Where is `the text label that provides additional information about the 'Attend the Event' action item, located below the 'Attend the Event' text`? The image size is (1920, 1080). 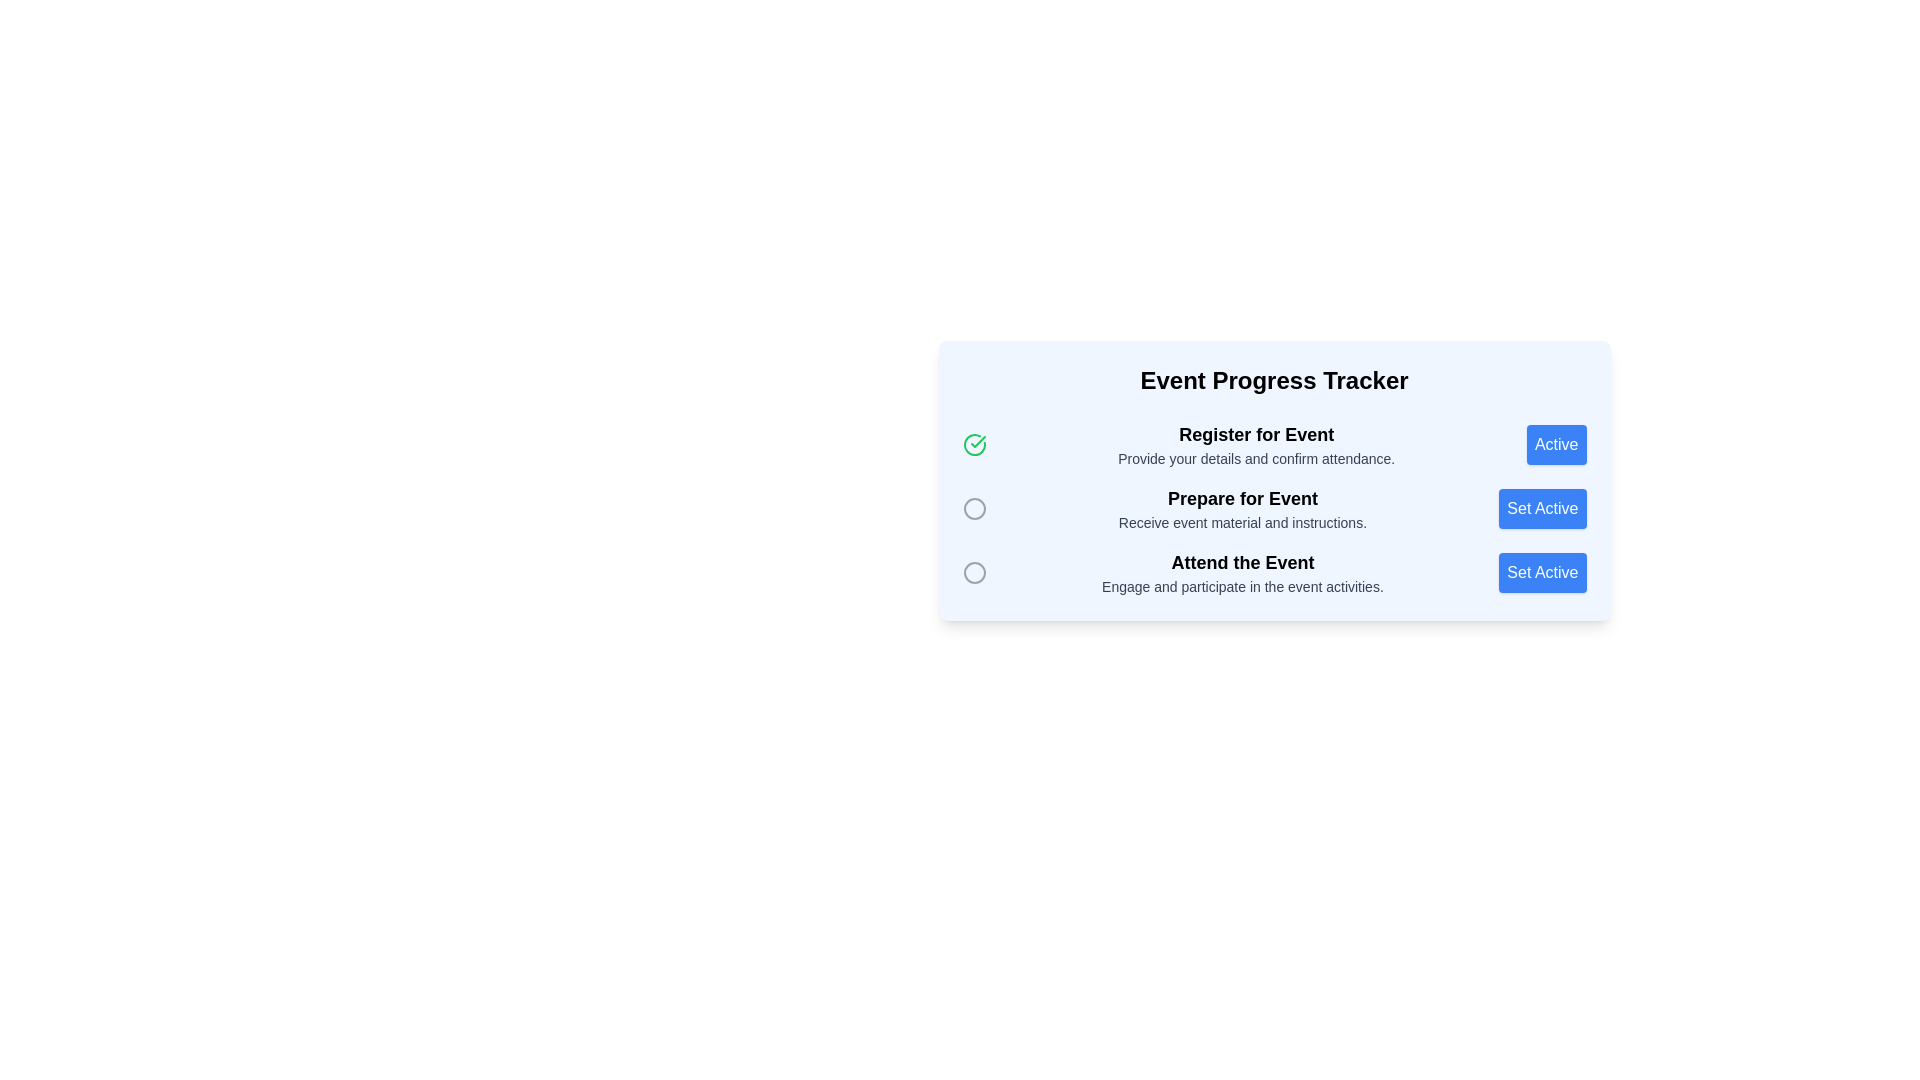 the text label that provides additional information about the 'Attend the Event' action item, located below the 'Attend the Event' text is located at coordinates (1242, 585).